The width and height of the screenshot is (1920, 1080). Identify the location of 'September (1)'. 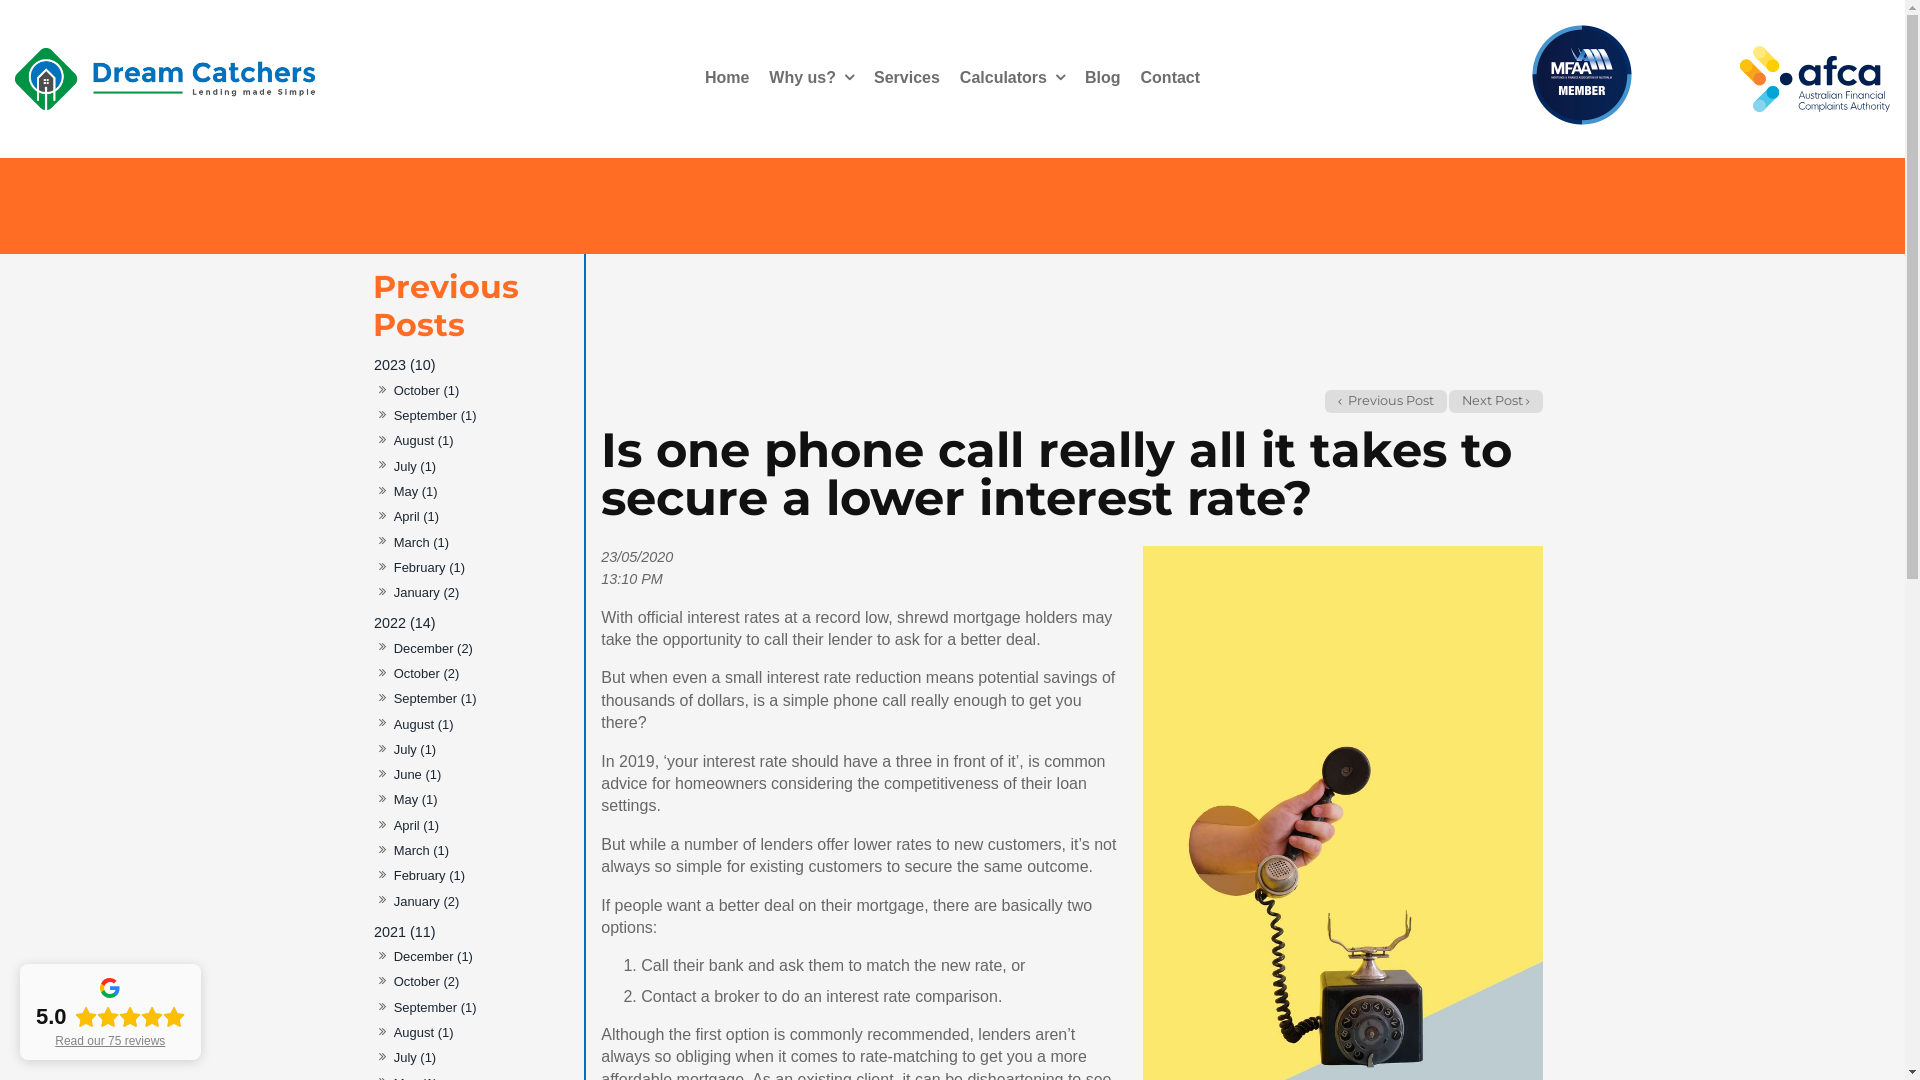
(392, 698).